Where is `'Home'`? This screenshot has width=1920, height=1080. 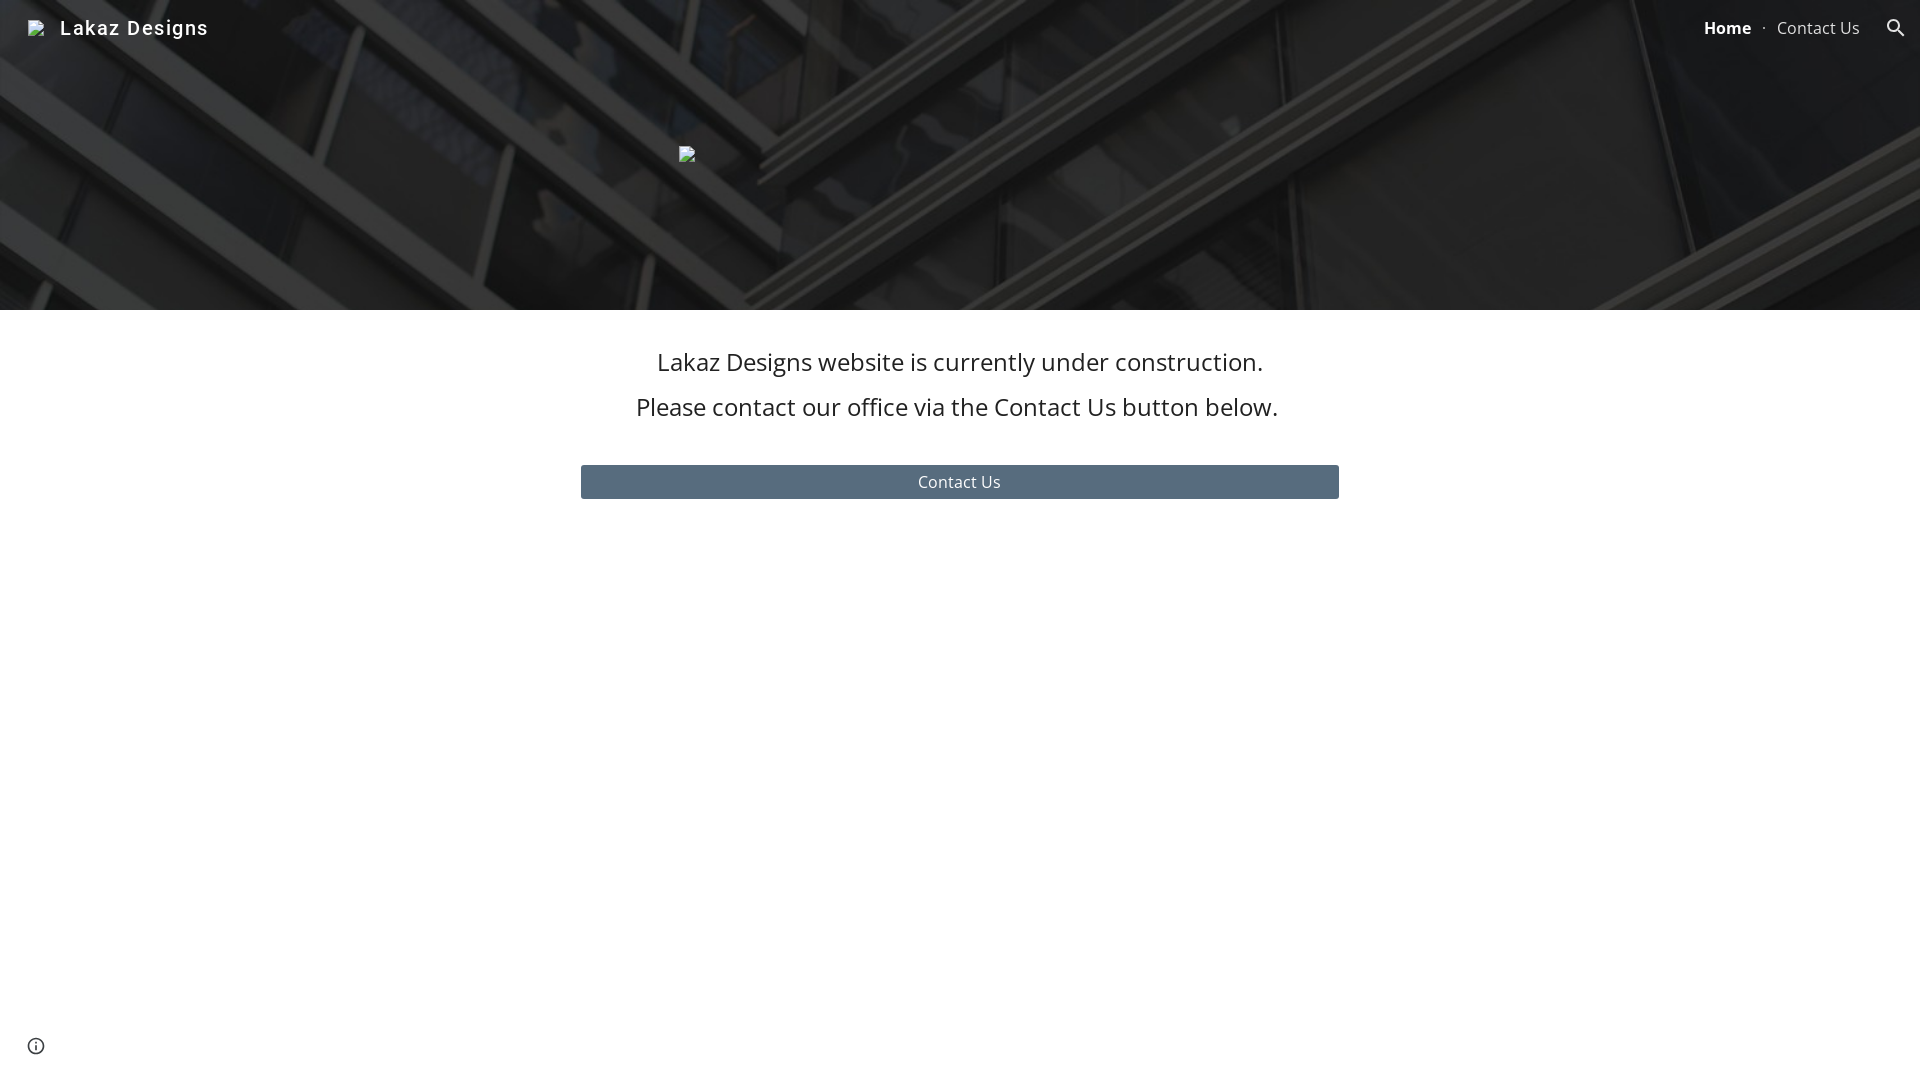
'Home' is located at coordinates (1726, 27).